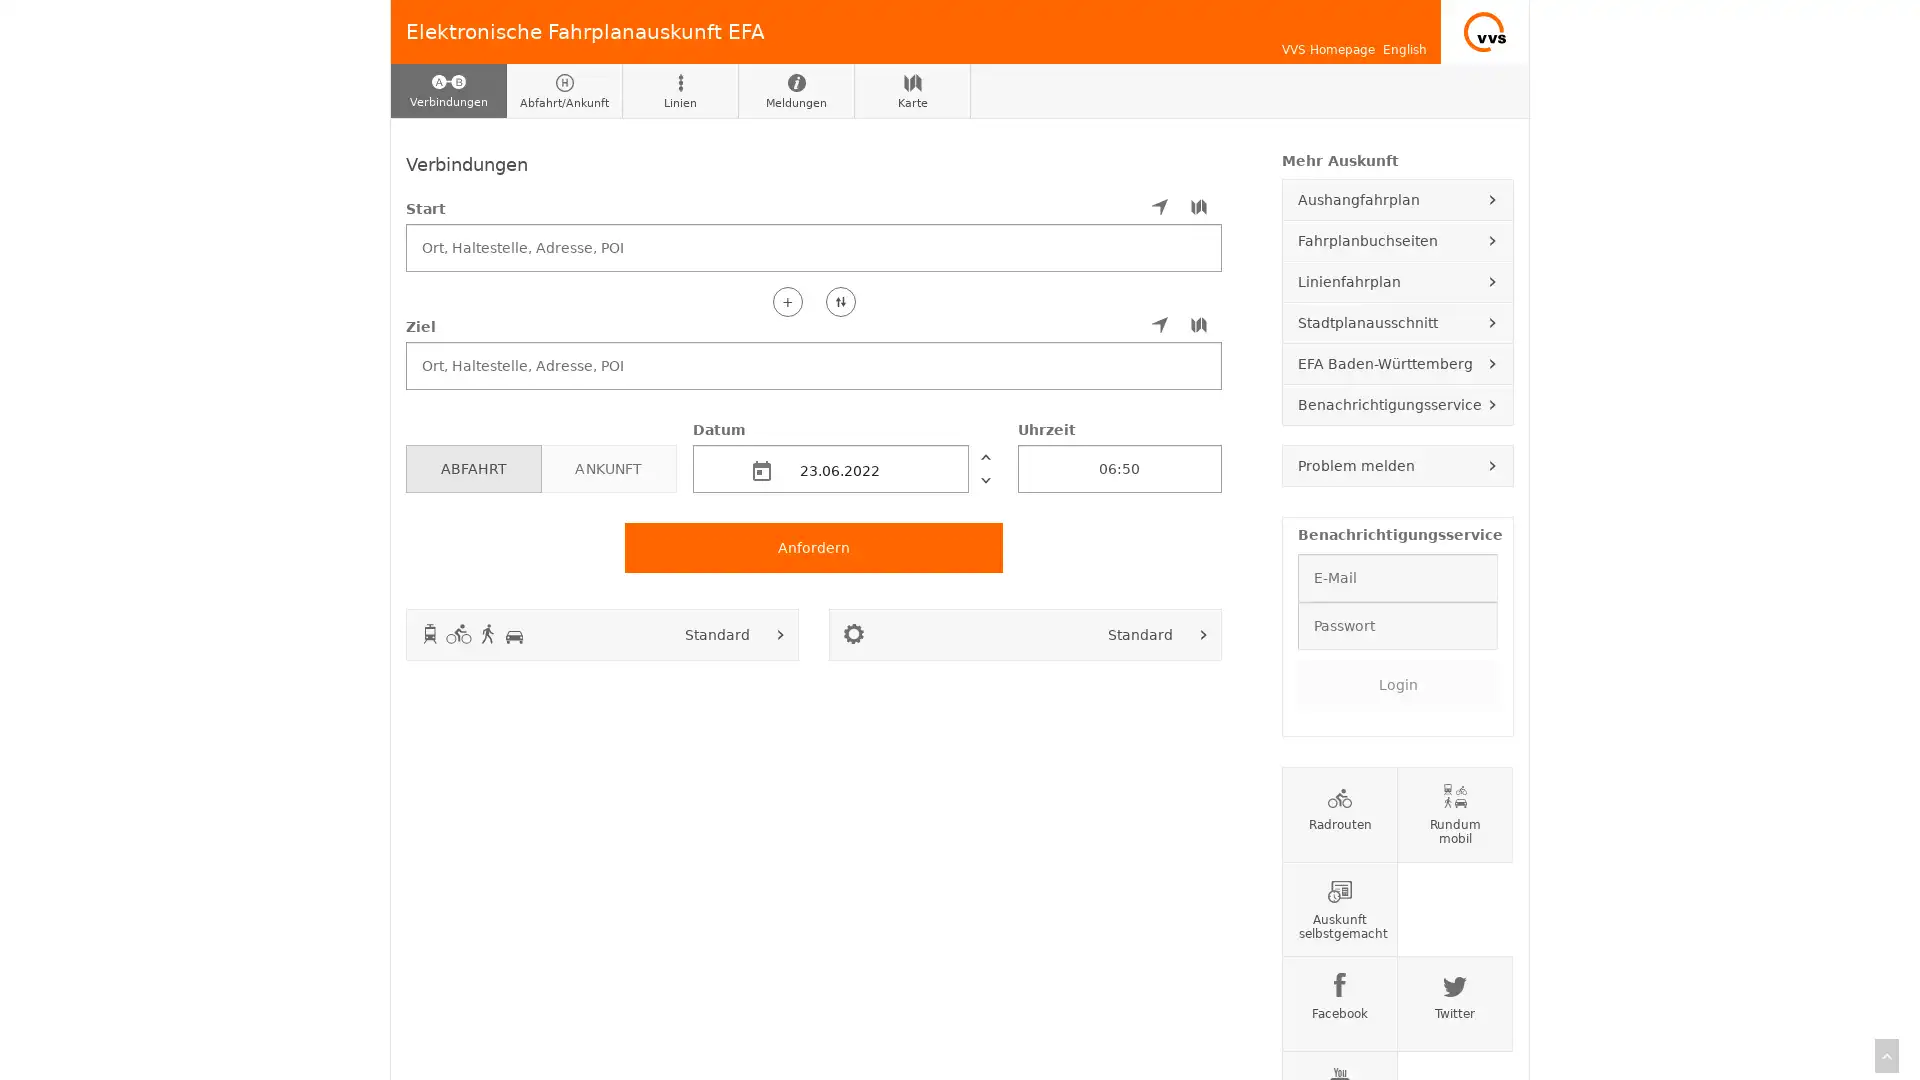  What do you see at coordinates (795, 91) in the screenshot?
I see `Meldungen` at bounding box center [795, 91].